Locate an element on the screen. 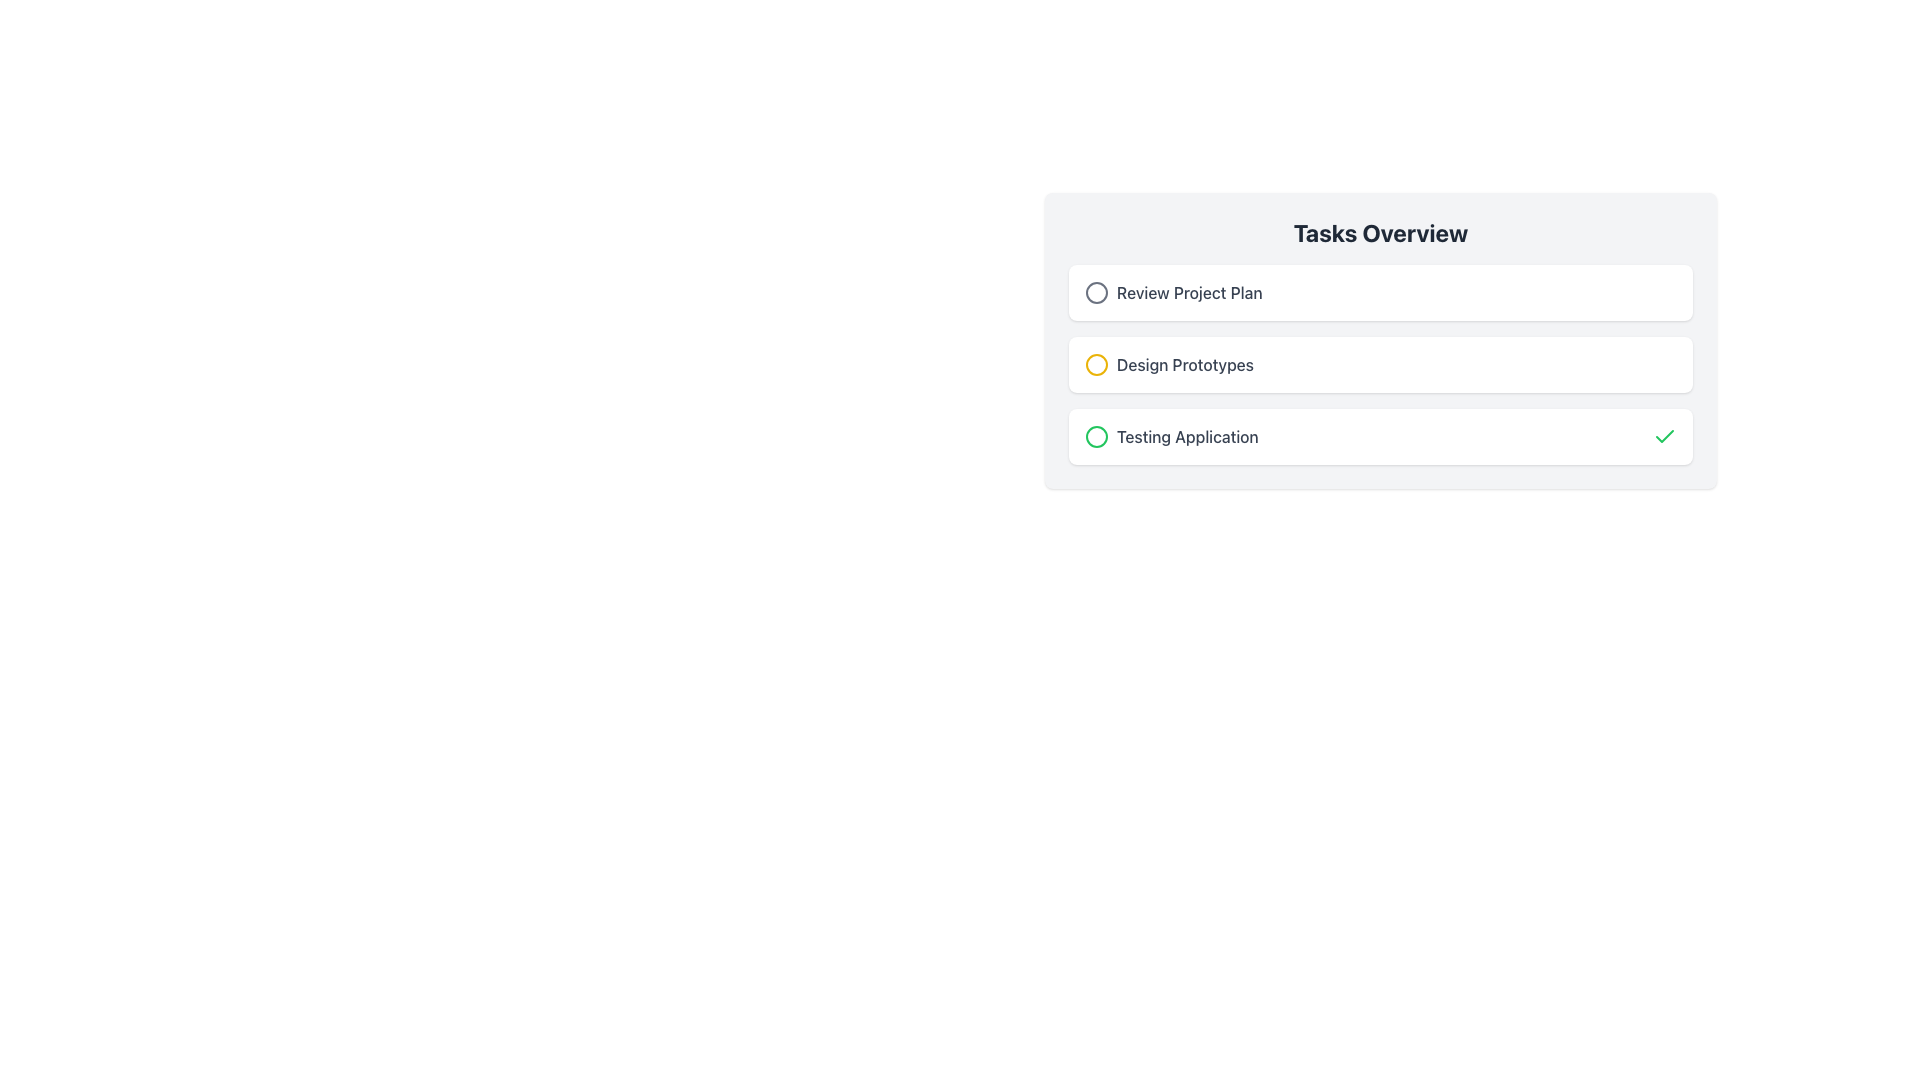 The height and width of the screenshot is (1080, 1920). Bullet icon indicating the status of the task labeled 'Design Prototypes', which is the second bullet point in the task list is located at coordinates (1096, 365).